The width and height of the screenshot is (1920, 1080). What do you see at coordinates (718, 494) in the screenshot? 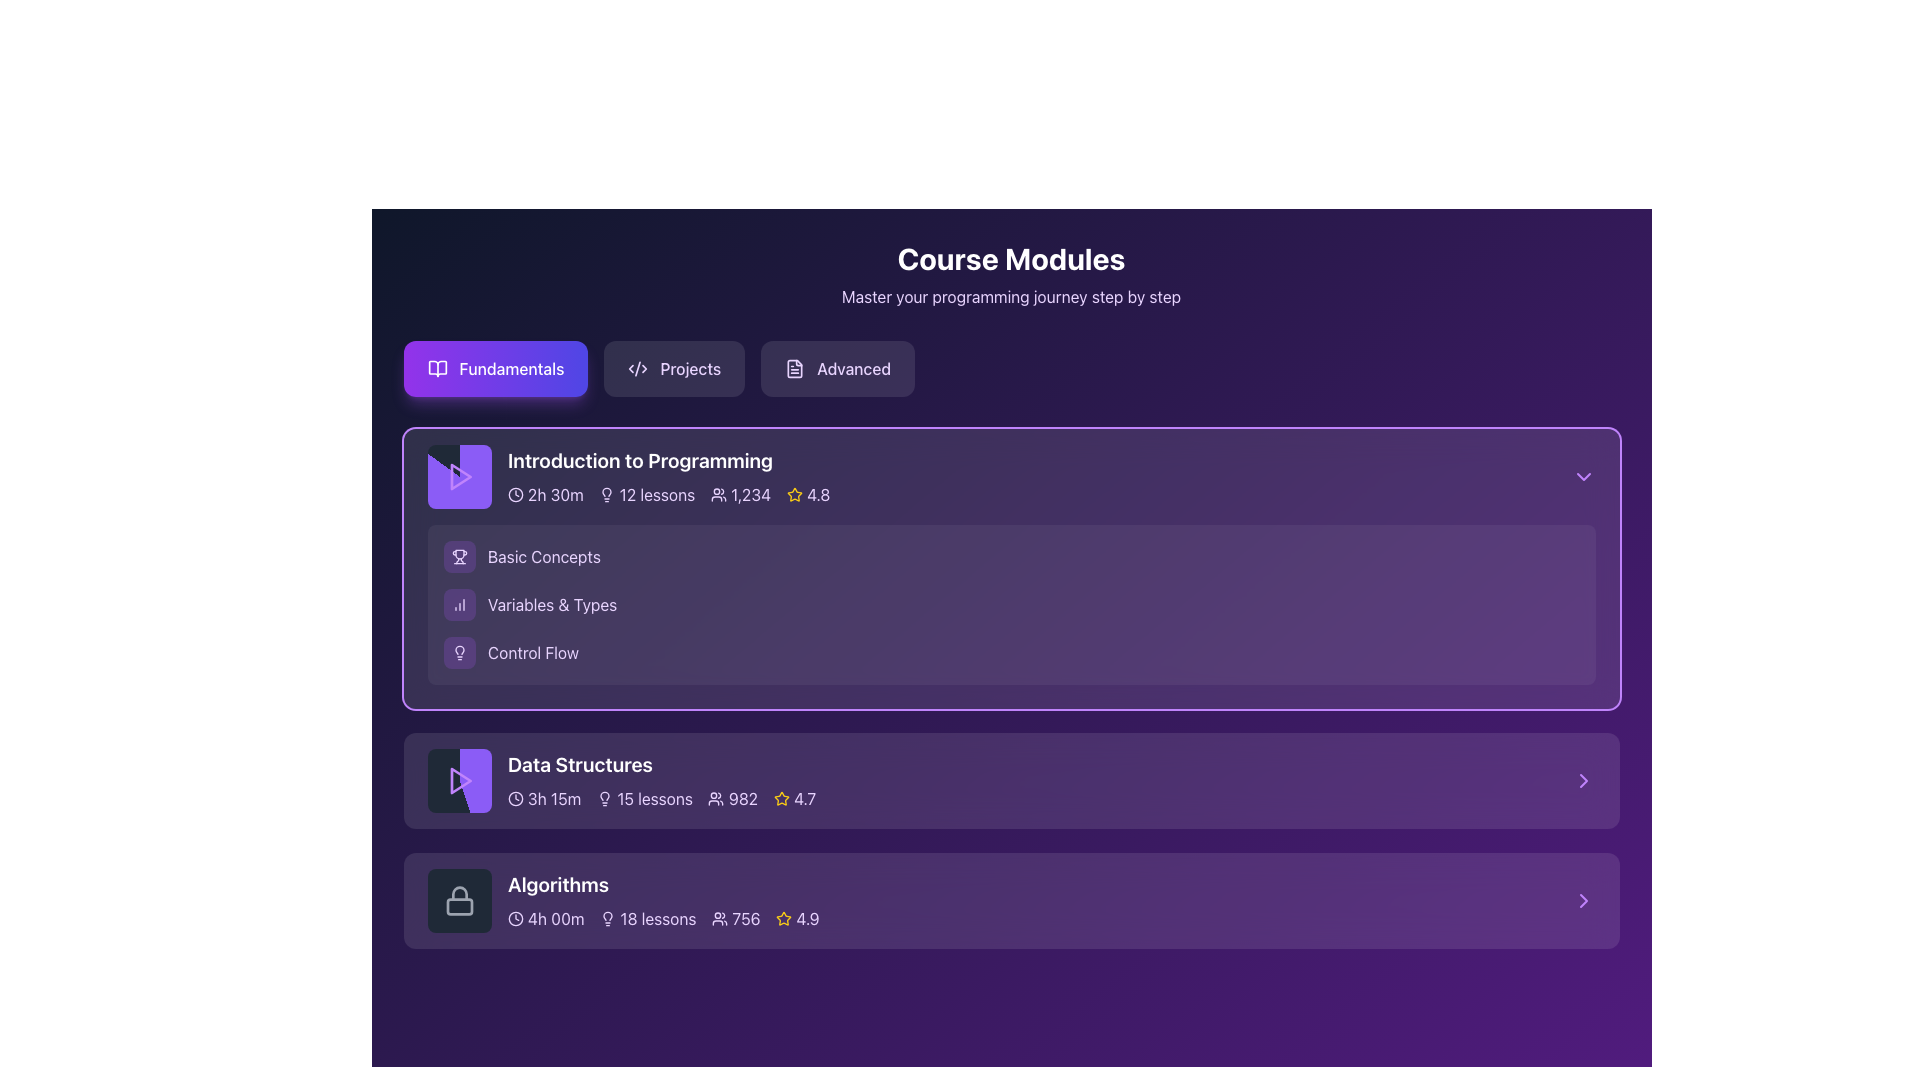
I see `the user icon represented by a group of silhouettes, located to the left of the text '1,234' within the card labeled 'Introduction to Programming'` at bounding box center [718, 494].